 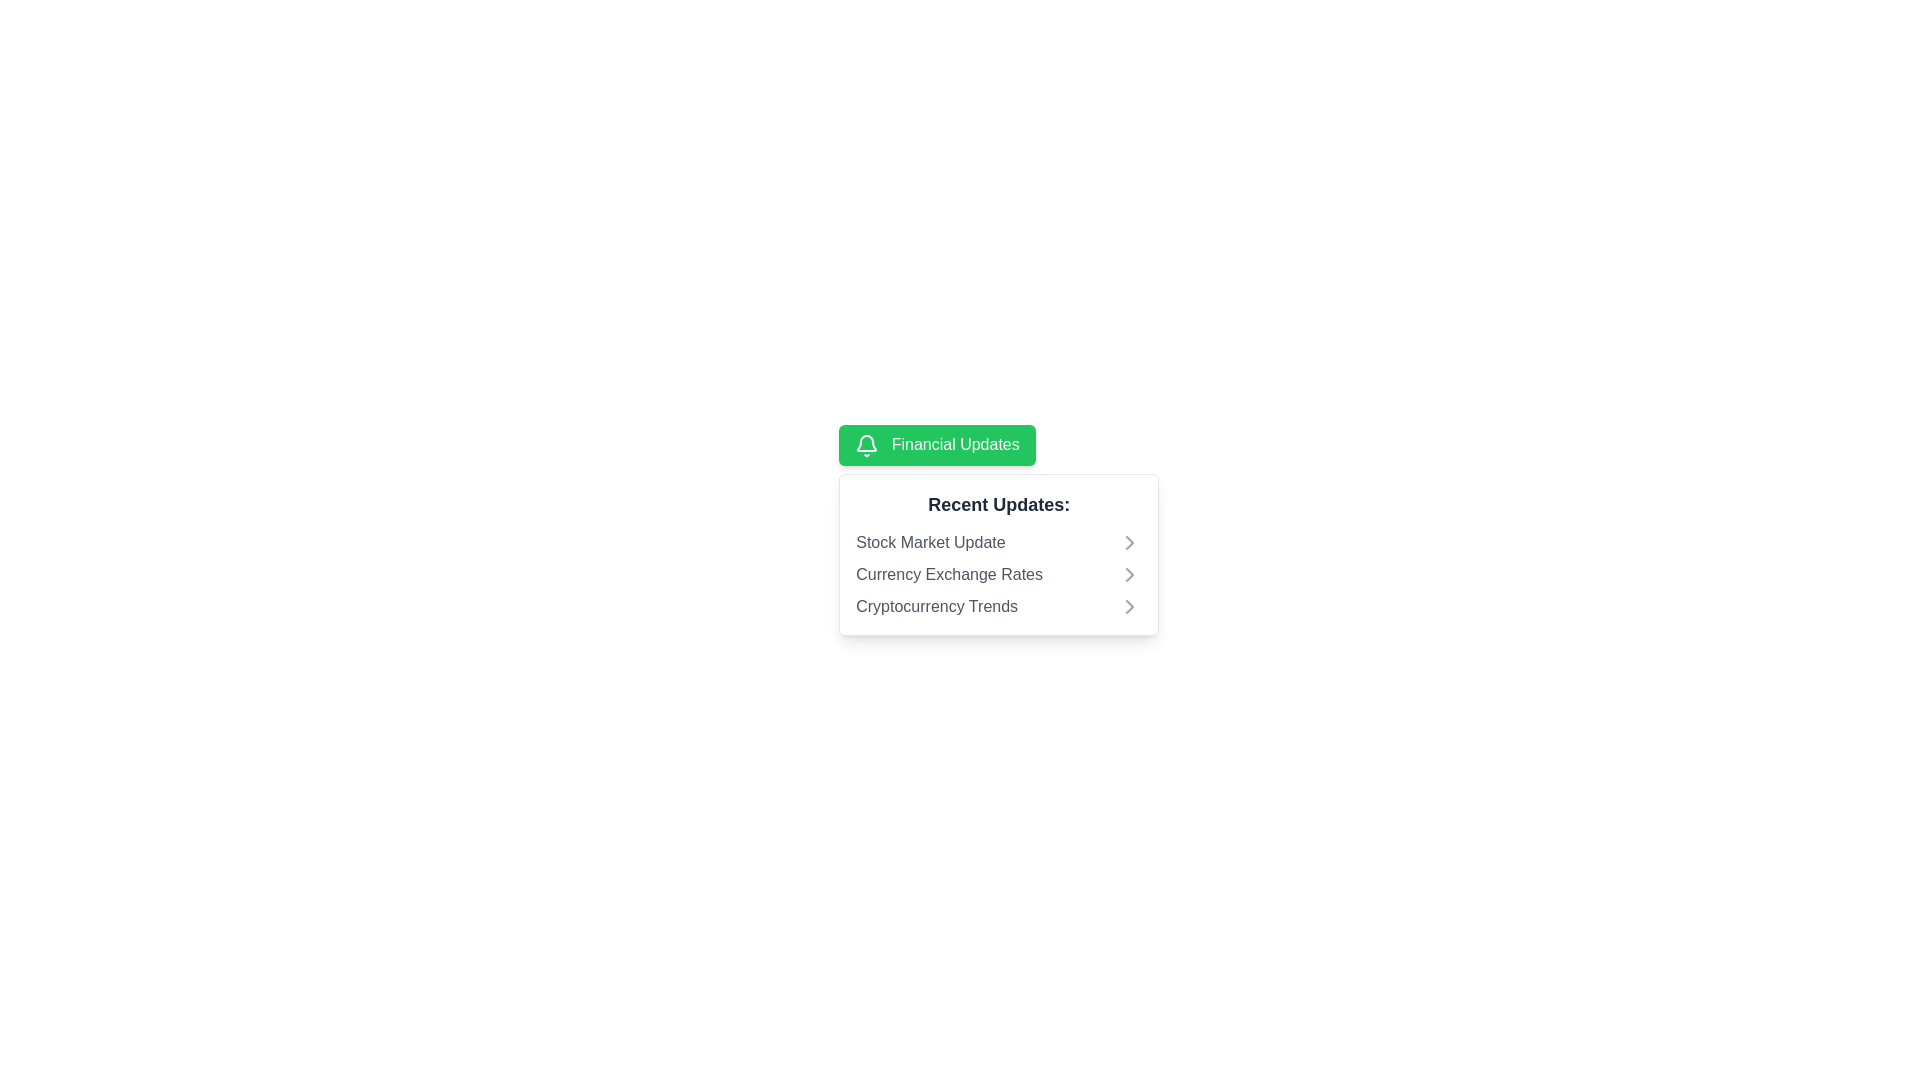 What do you see at coordinates (948, 574) in the screenshot?
I see `the currency exchange rates label or link in the dropdown menu to trigger a tooltip display or highlight effect` at bounding box center [948, 574].